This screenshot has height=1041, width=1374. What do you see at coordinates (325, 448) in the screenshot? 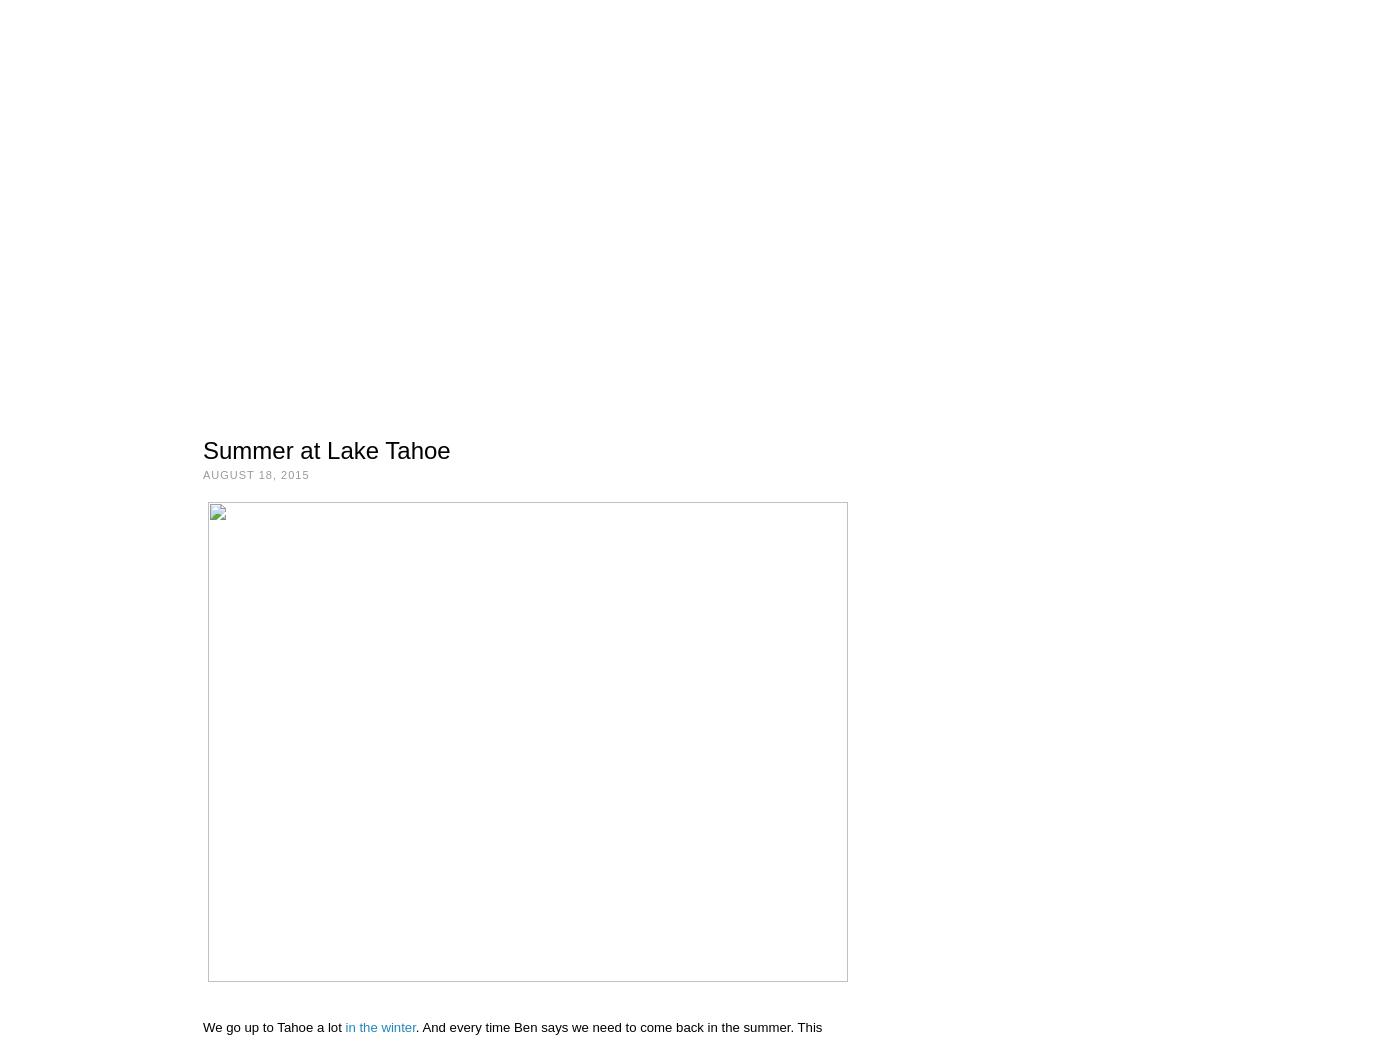
I see `'Summer at Lake Tahoe'` at bounding box center [325, 448].